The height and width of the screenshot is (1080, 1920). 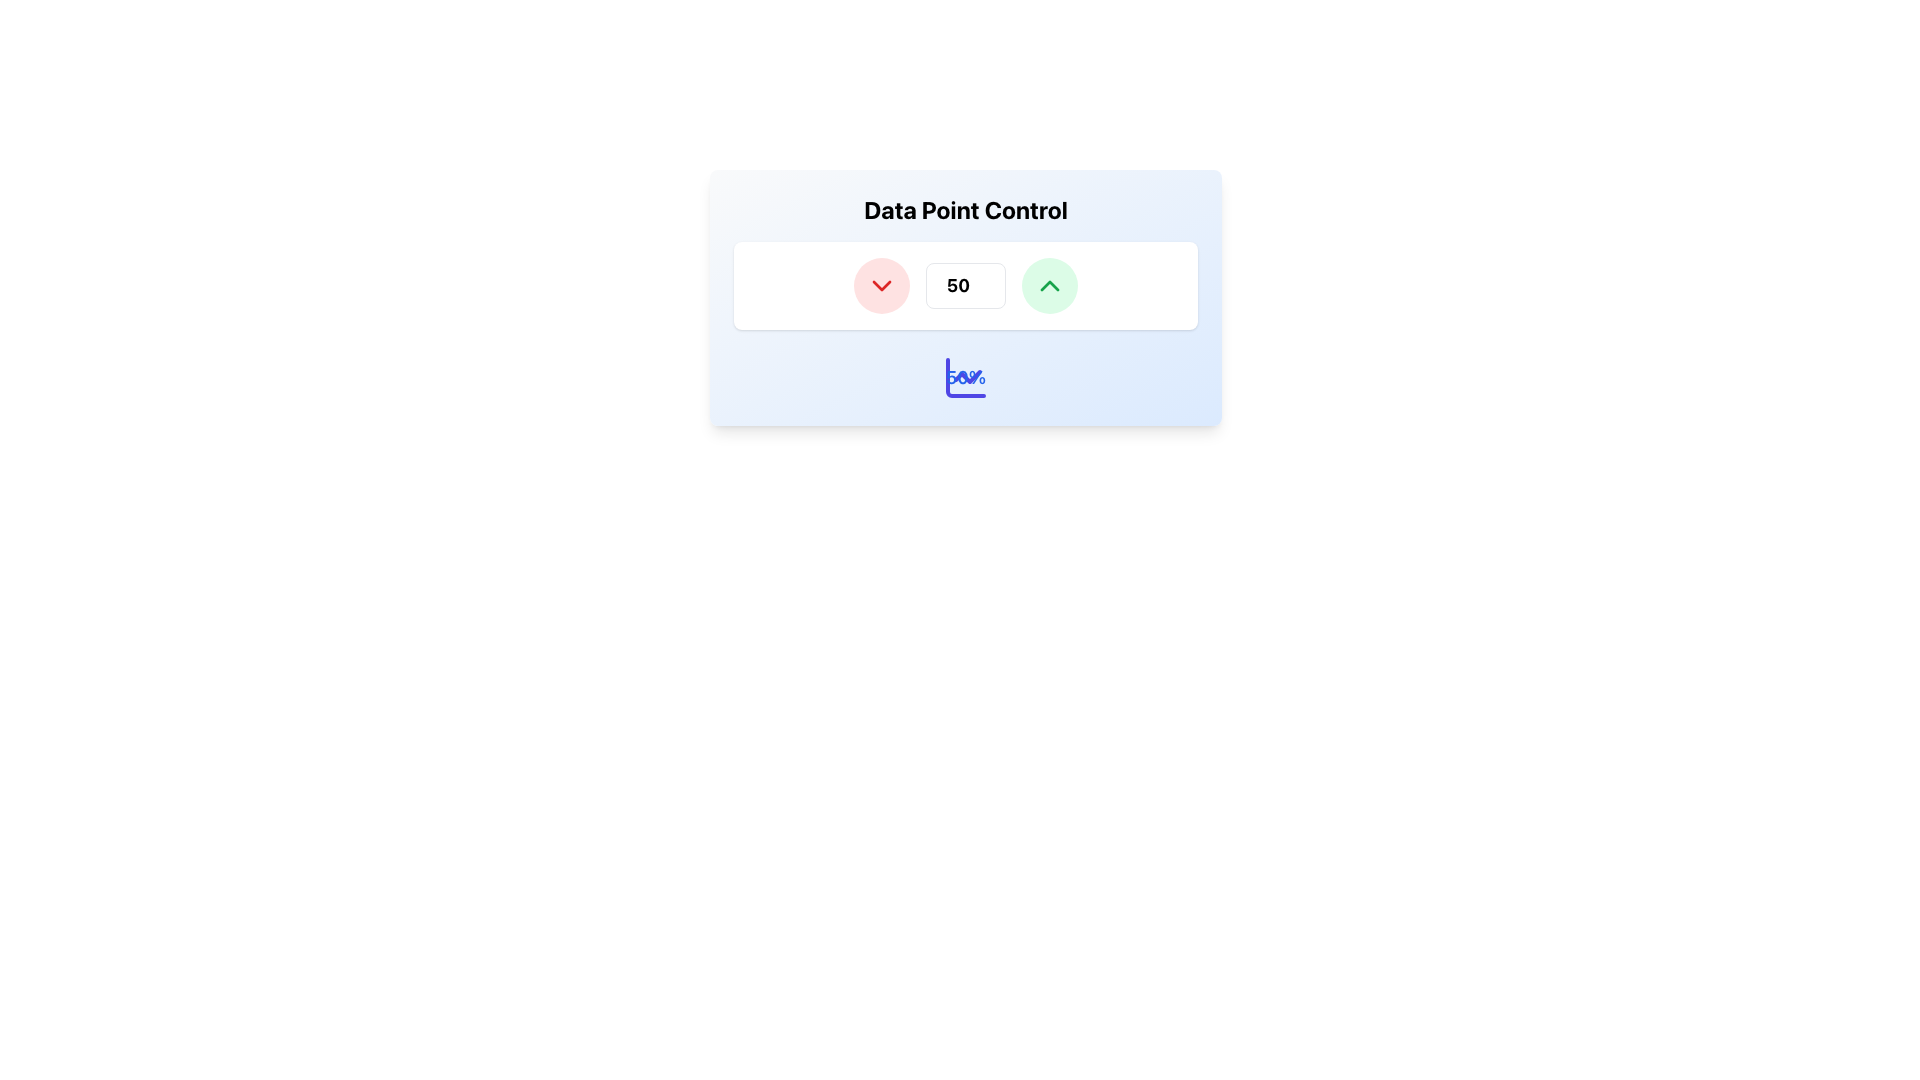 What do you see at coordinates (881, 285) in the screenshot?
I see `the circular red button with a downward chevron icon to decrease the value` at bounding box center [881, 285].